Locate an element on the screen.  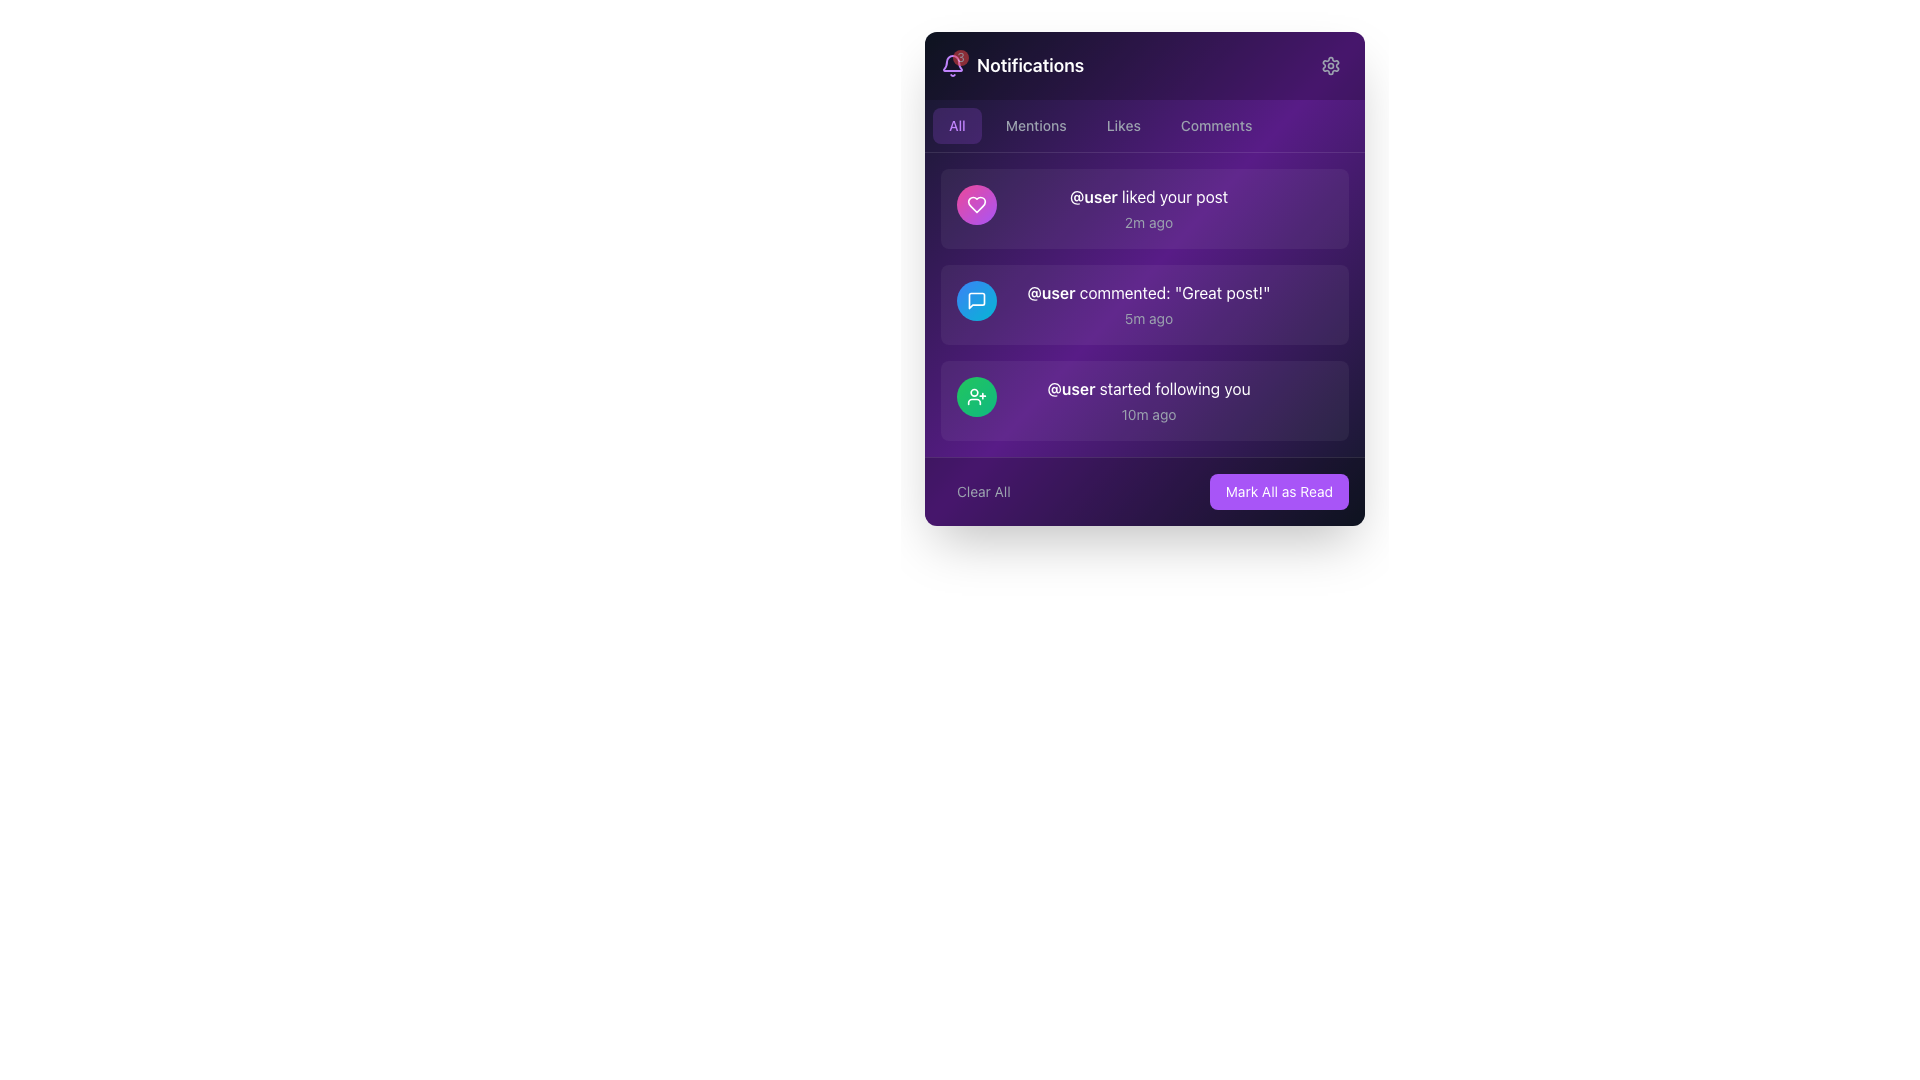
the bold text label displaying the username '@user' in the second notification entry of the notifications panel is located at coordinates (1050, 293).